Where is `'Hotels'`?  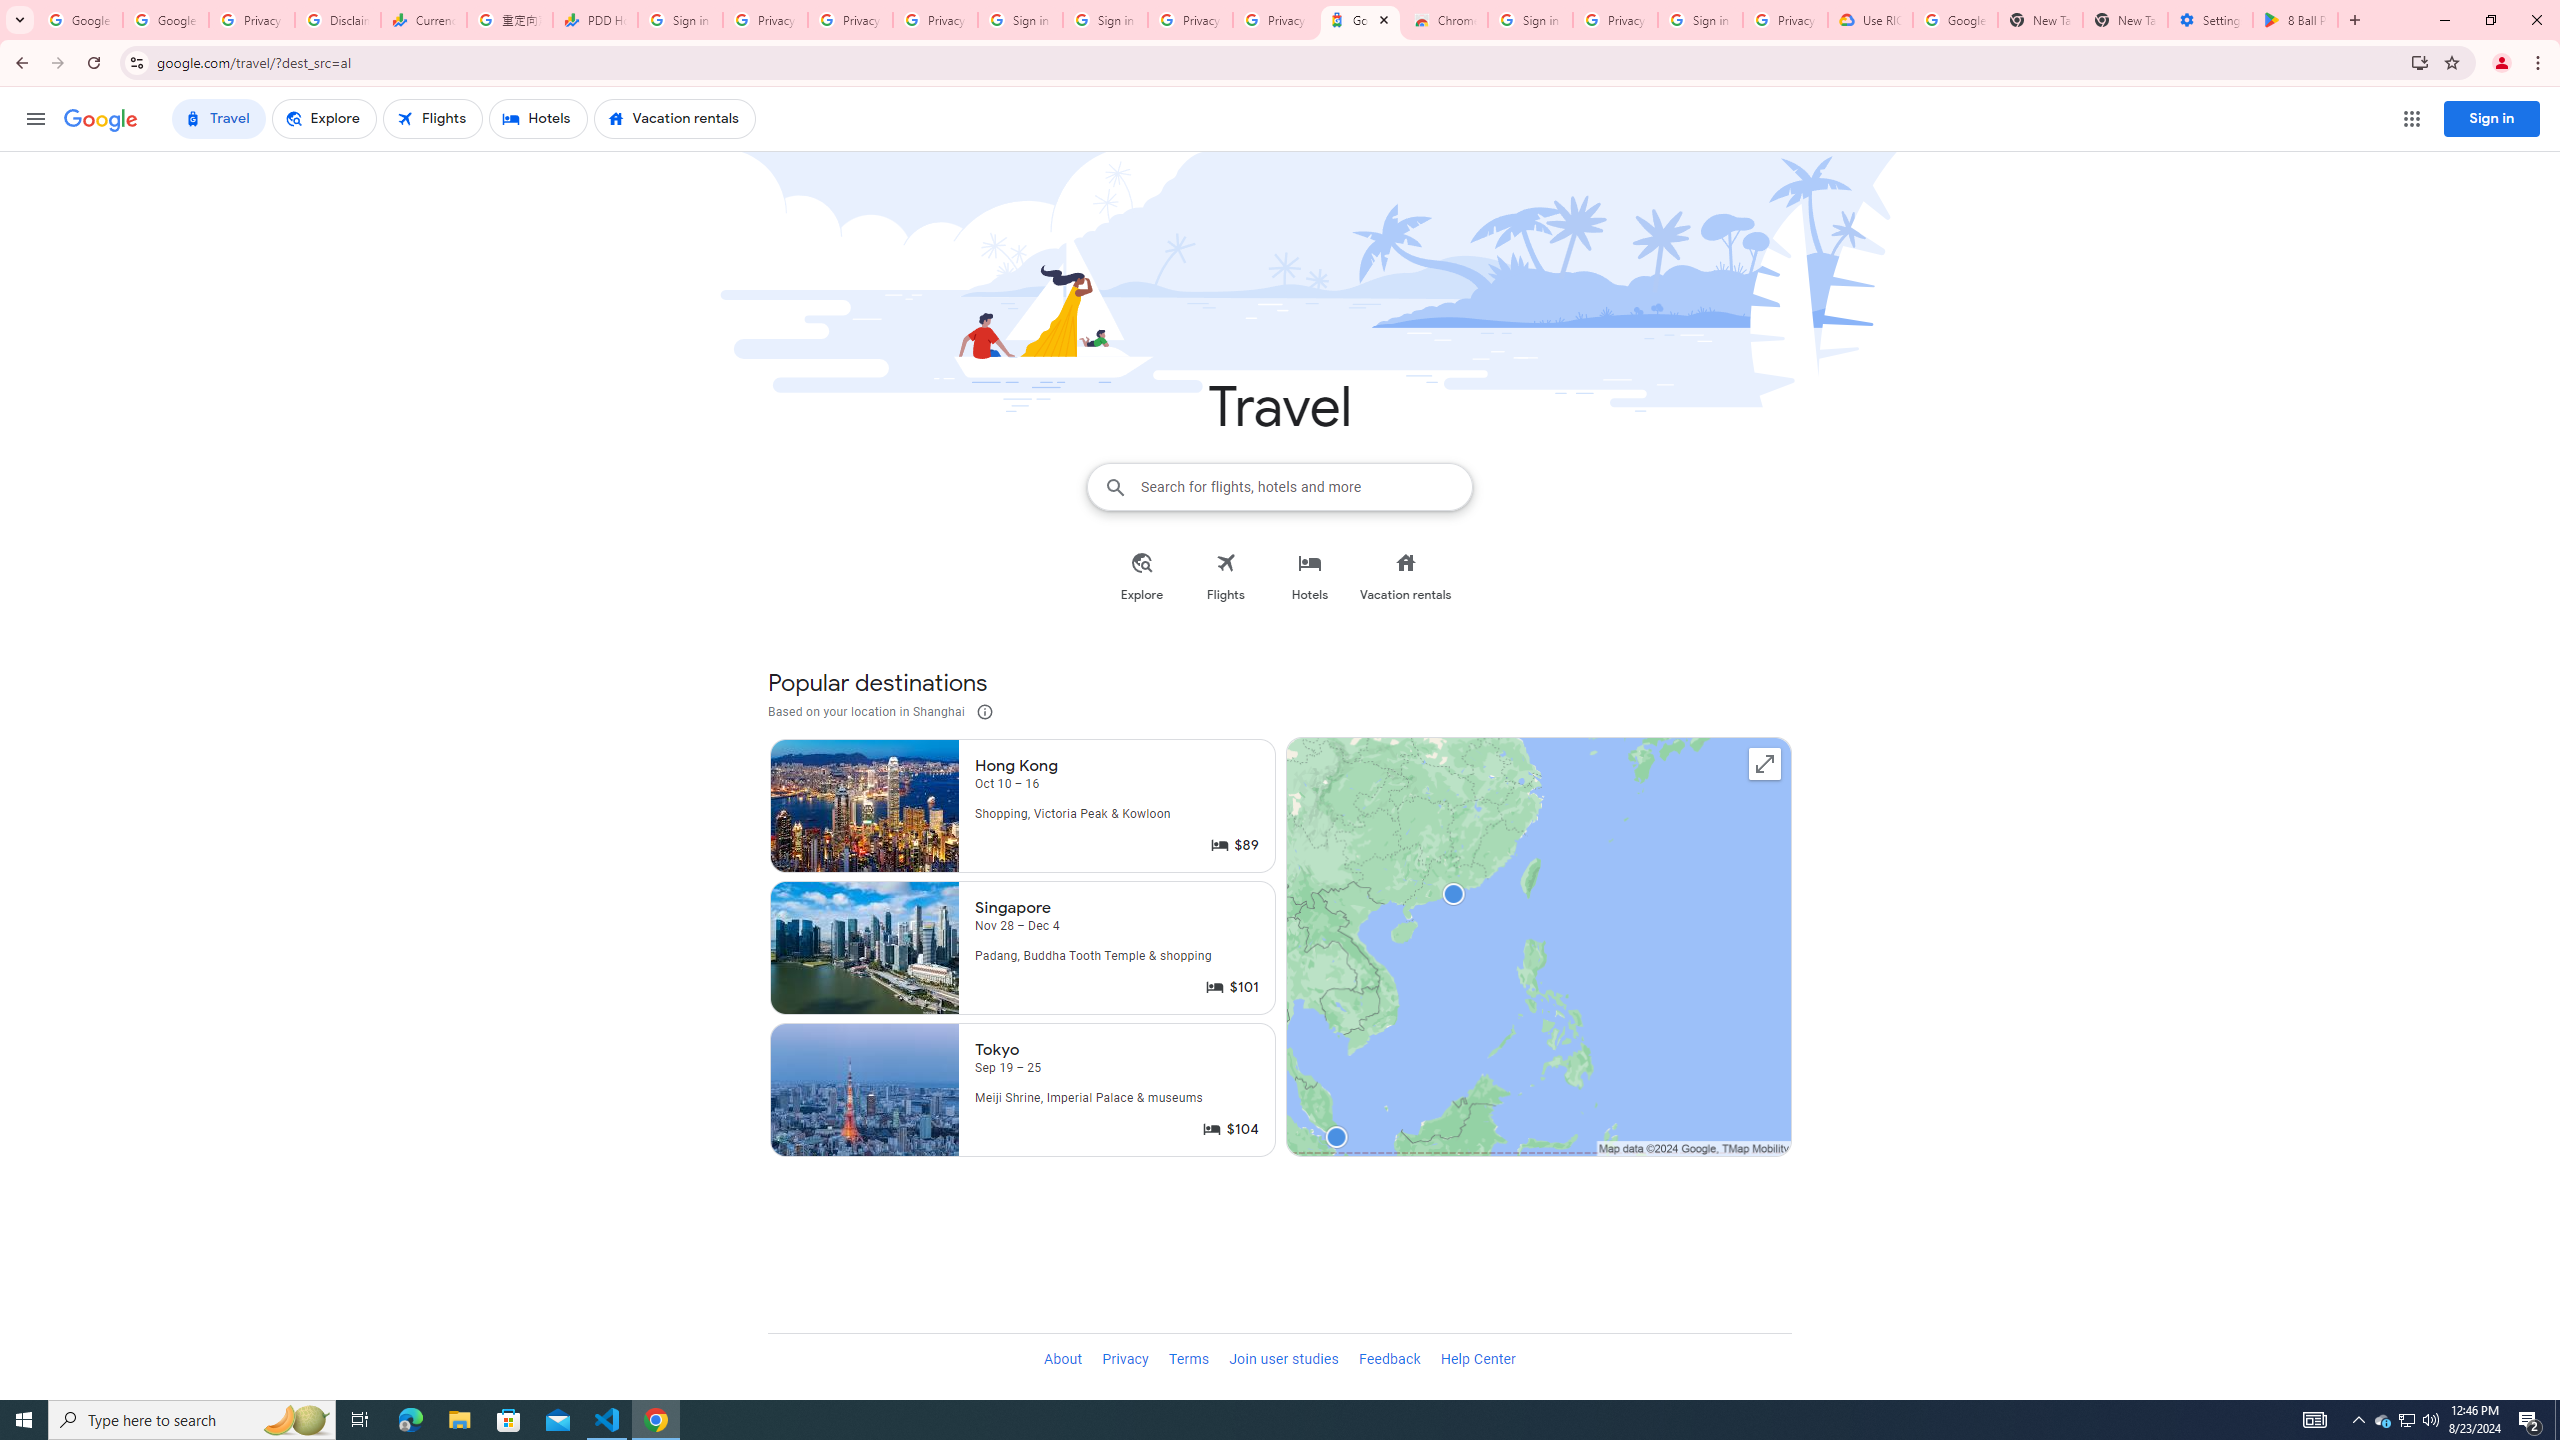 'Hotels' is located at coordinates (1309, 577).